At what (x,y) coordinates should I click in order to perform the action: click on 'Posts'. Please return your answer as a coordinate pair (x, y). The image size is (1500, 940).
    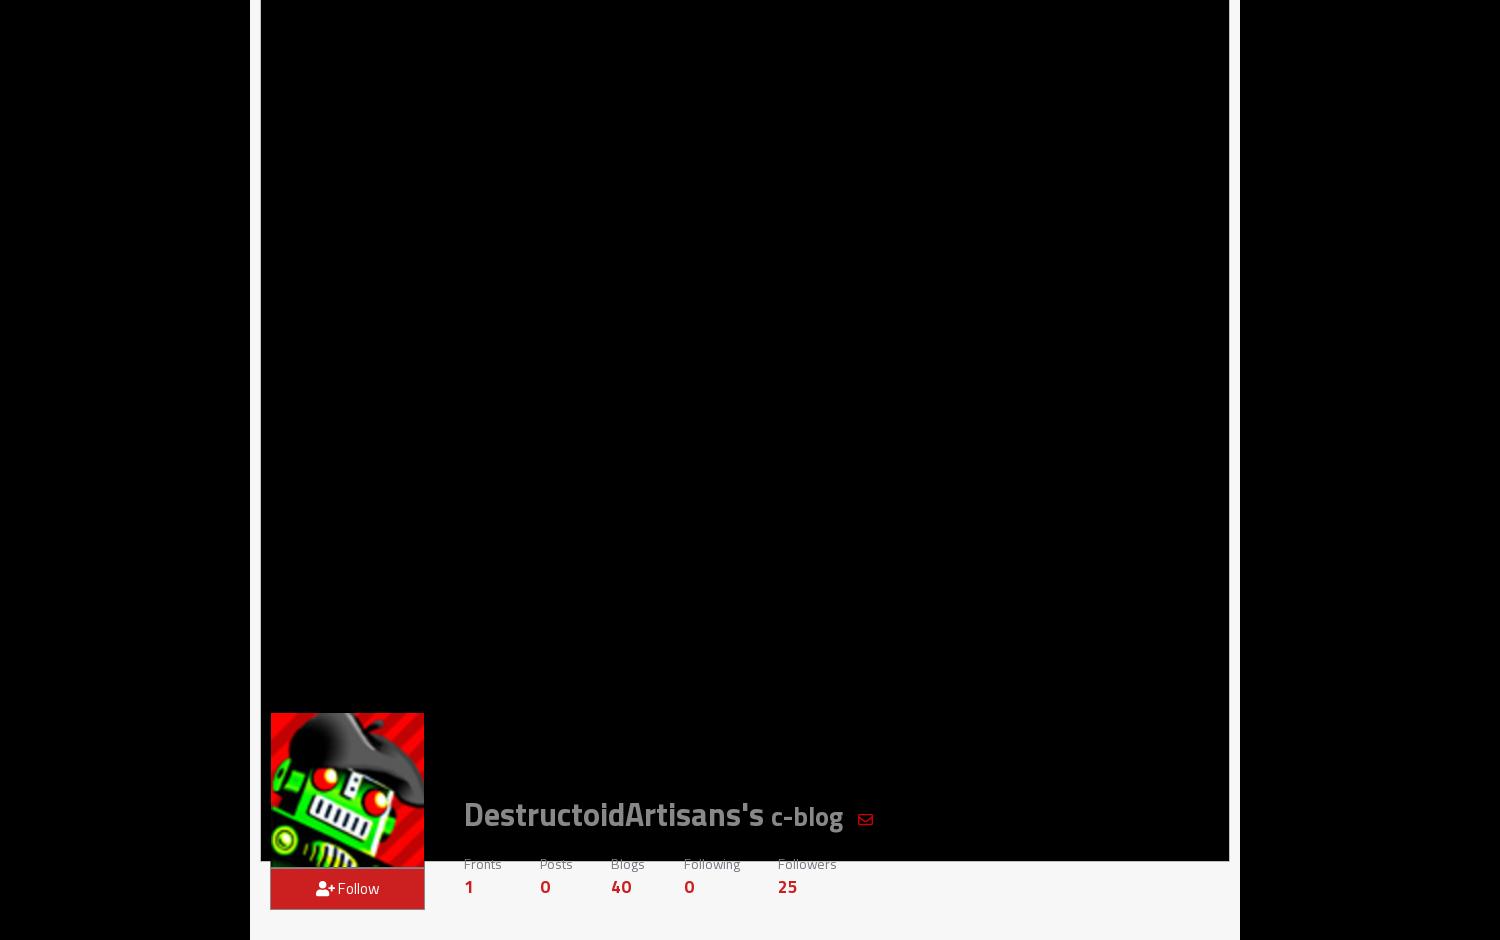
    Looking at the image, I should click on (555, 862).